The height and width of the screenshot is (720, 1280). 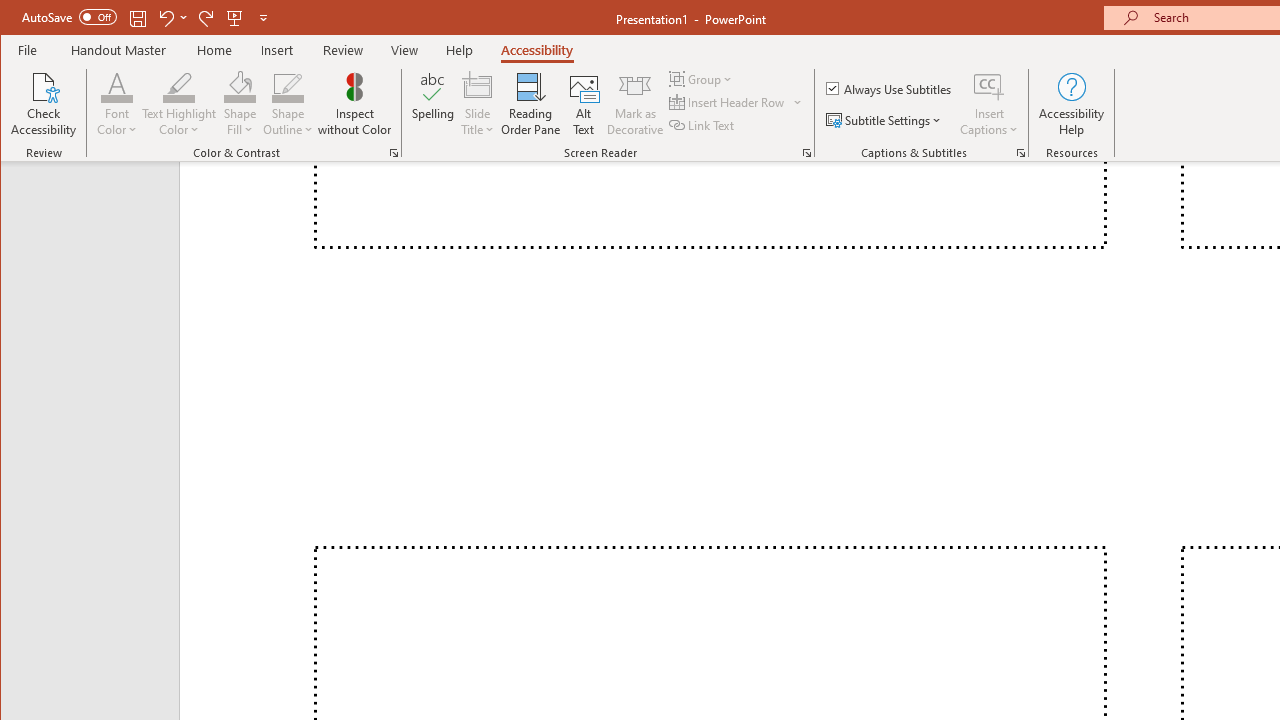 I want to click on 'Color & Contrast', so click(x=394, y=152).